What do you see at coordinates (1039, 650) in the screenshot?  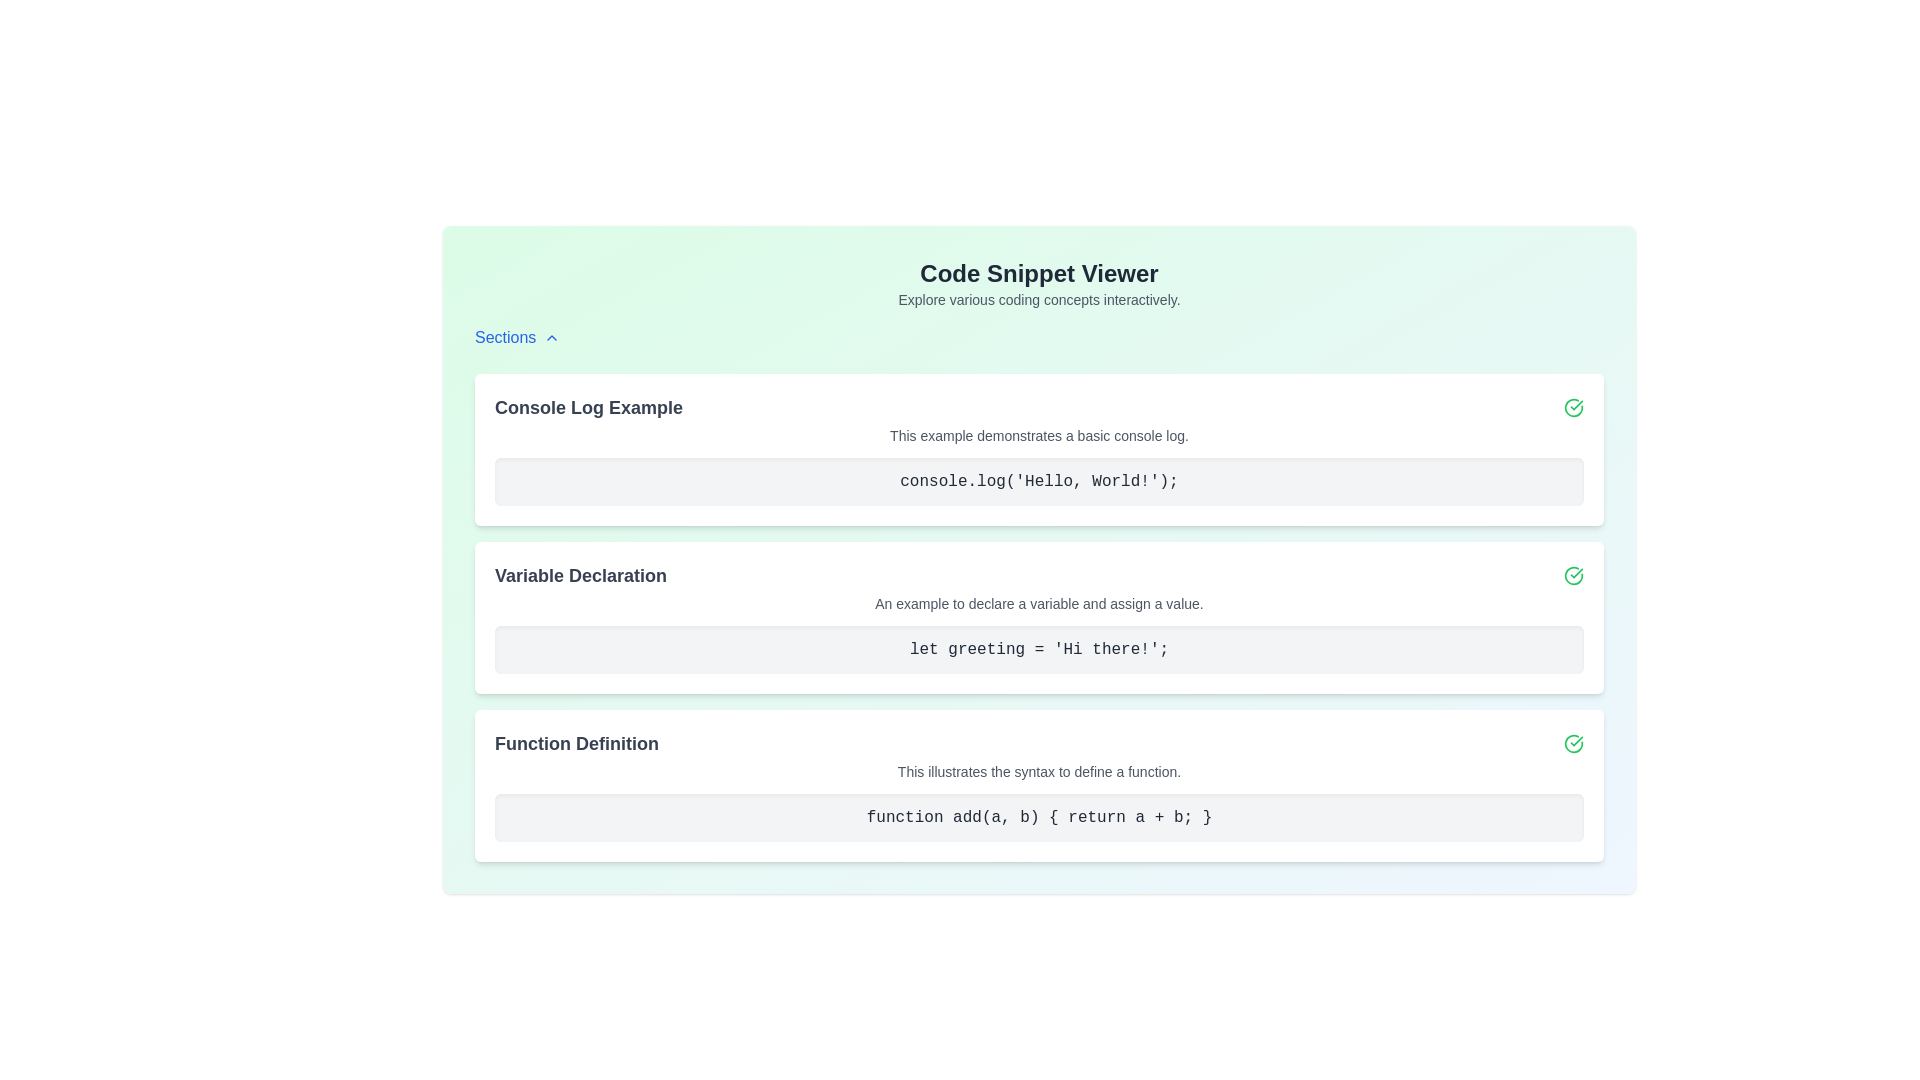 I see `the text element that visually represents a code snippet demonstrating the declaration and assignment of a variable, specifically showing how to assign the string 'Hi there!' to the variable 'greeting', located in the 'Variable Declaration' section of the 'Code Snippet Viewer'` at bounding box center [1039, 650].